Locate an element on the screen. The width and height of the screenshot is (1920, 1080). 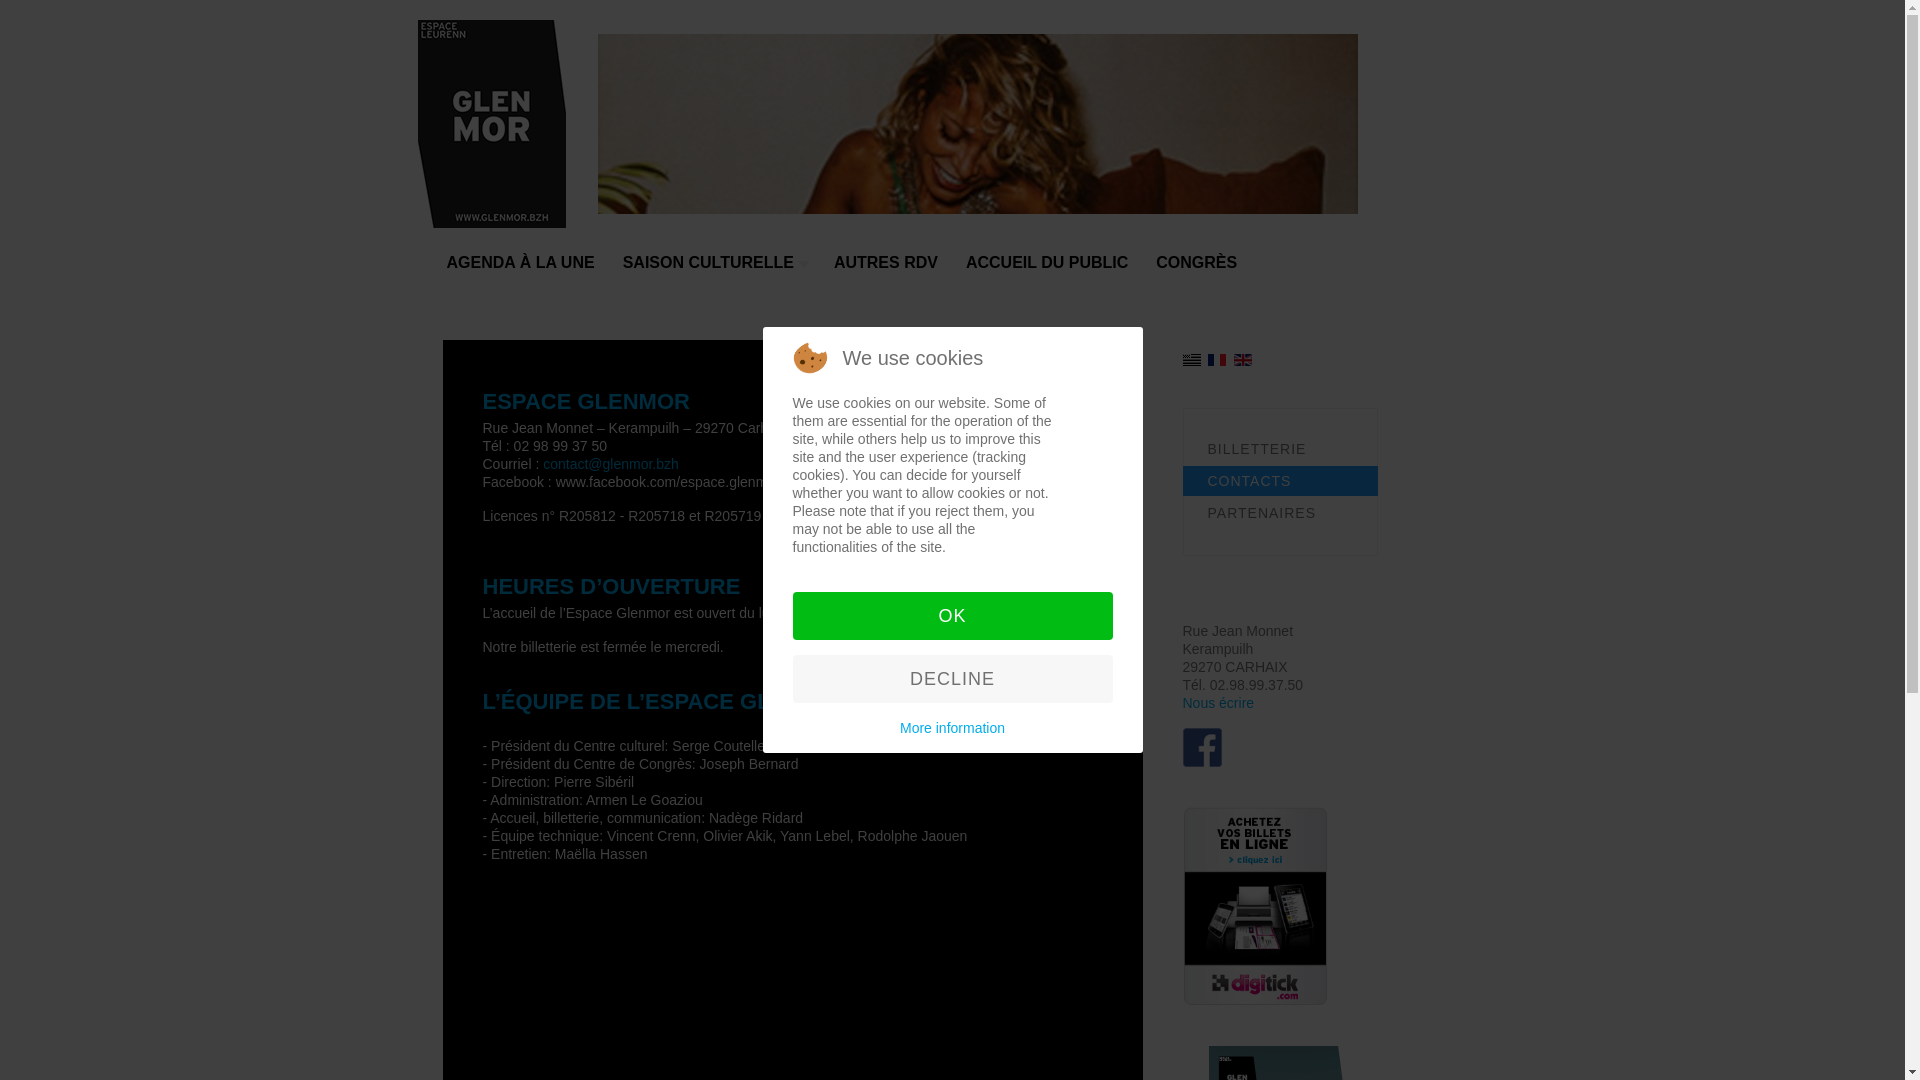
'OK' is located at coordinates (950, 615).